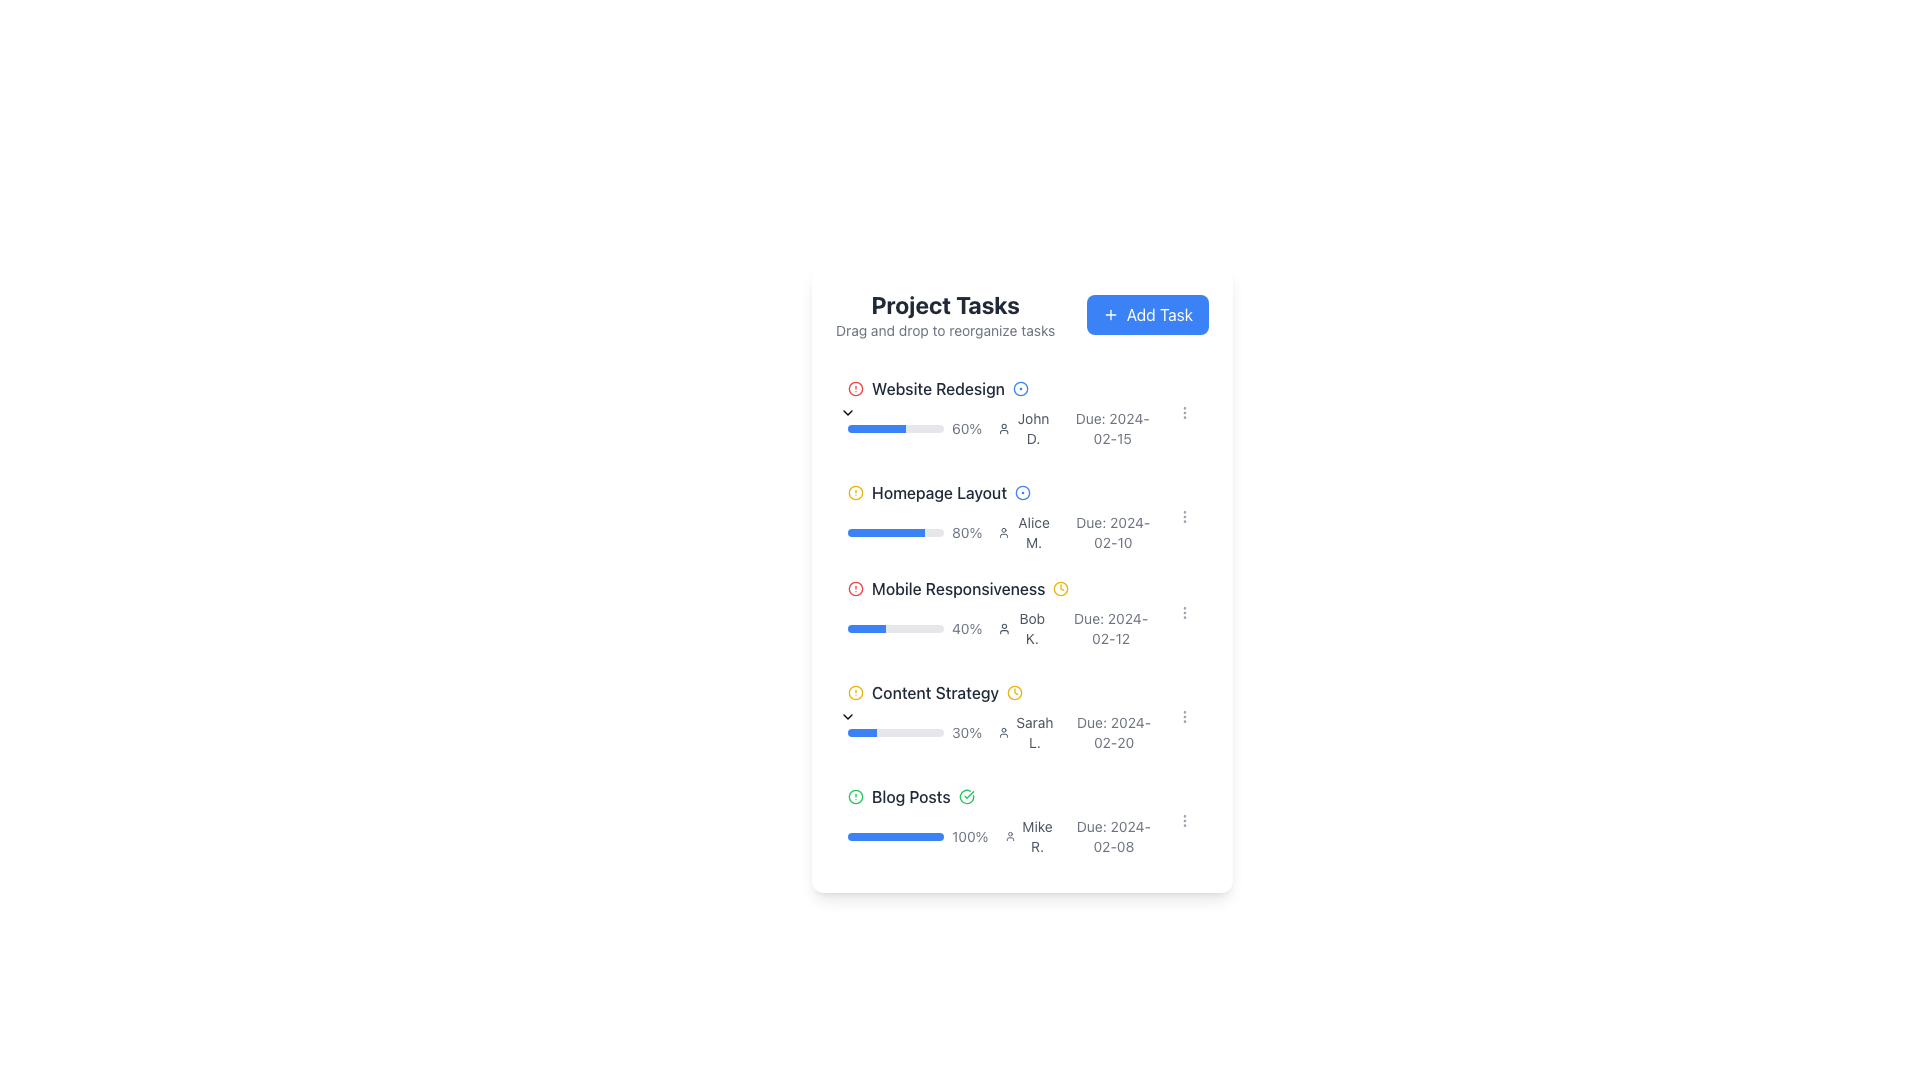 The width and height of the screenshot is (1920, 1080). I want to click on the text label displaying 'Website Redesign', which is the first task item under the 'Project Tasks' heading, so click(937, 389).